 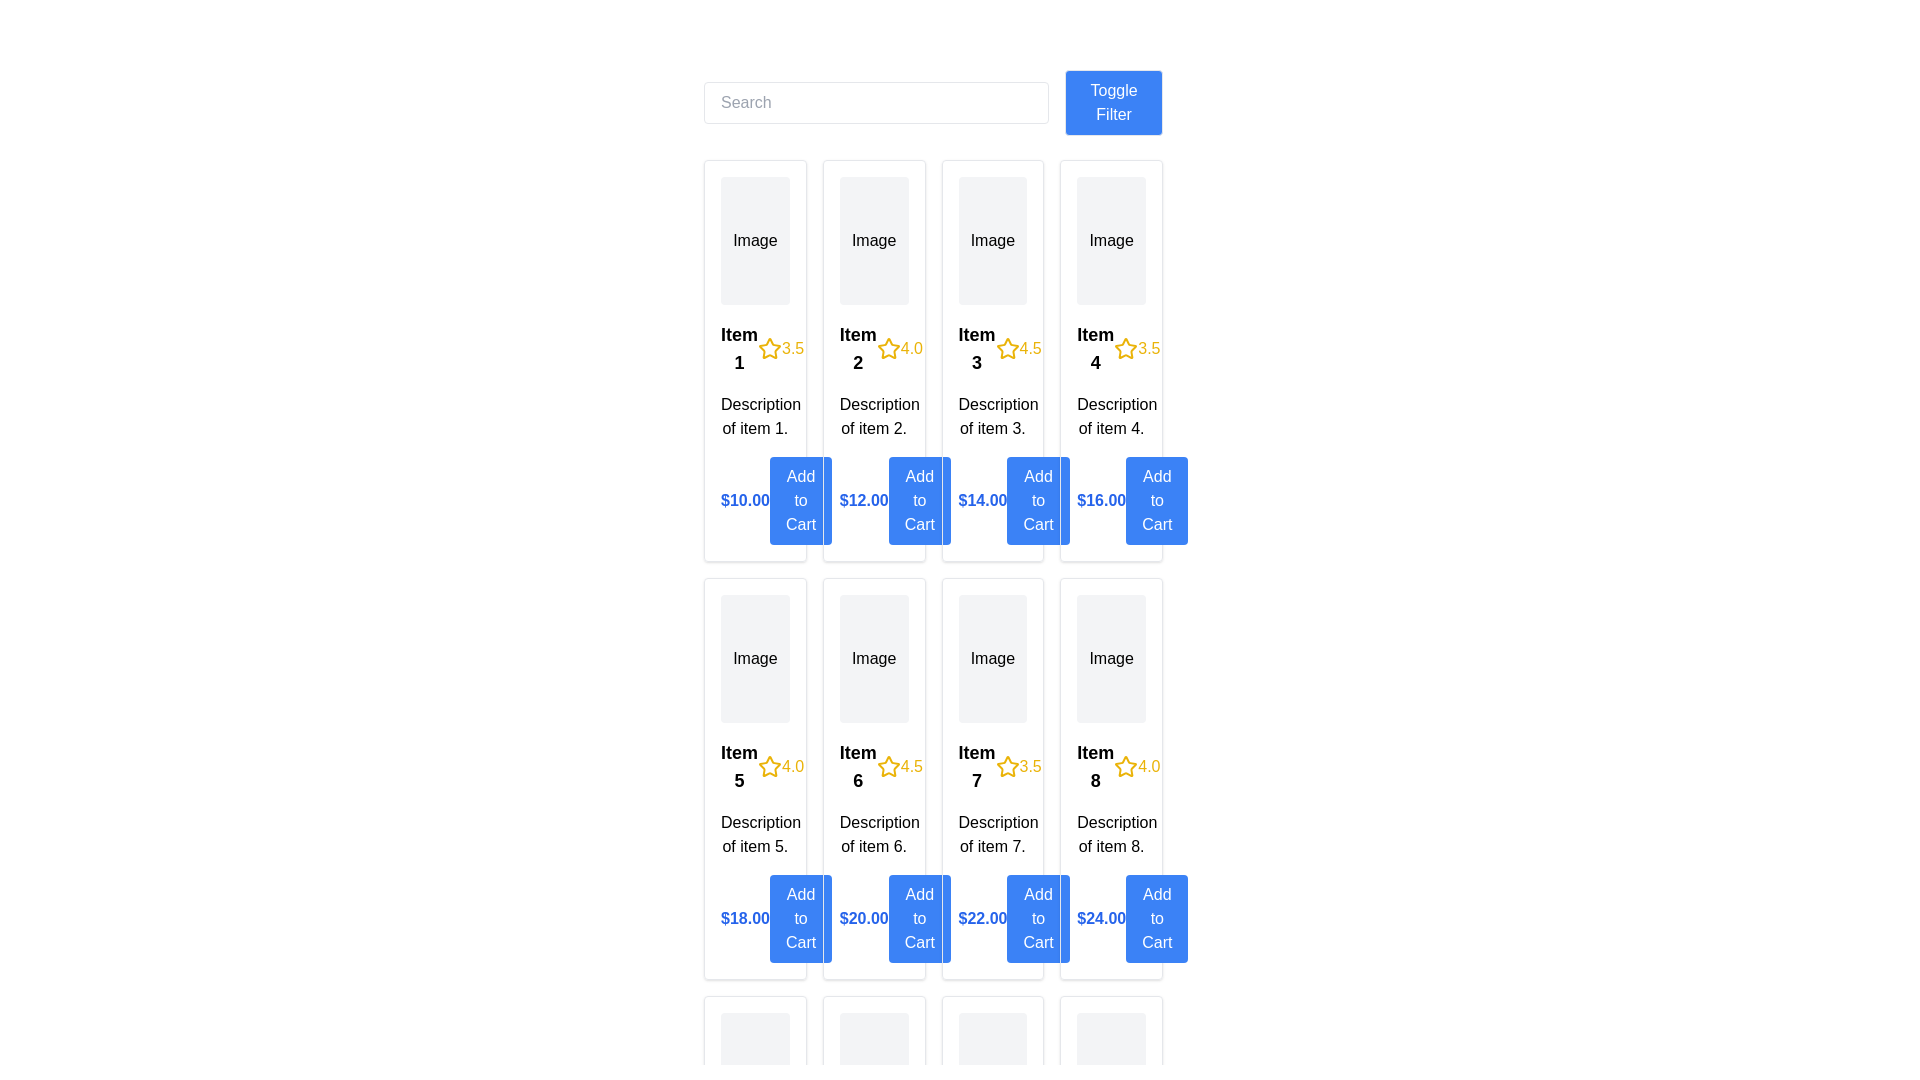 What do you see at coordinates (992, 918) in the screenshot?
I see `the combination of the price label and the button for 'Item 7' located in the bottom section of the card` at bounding box center [992, 918].